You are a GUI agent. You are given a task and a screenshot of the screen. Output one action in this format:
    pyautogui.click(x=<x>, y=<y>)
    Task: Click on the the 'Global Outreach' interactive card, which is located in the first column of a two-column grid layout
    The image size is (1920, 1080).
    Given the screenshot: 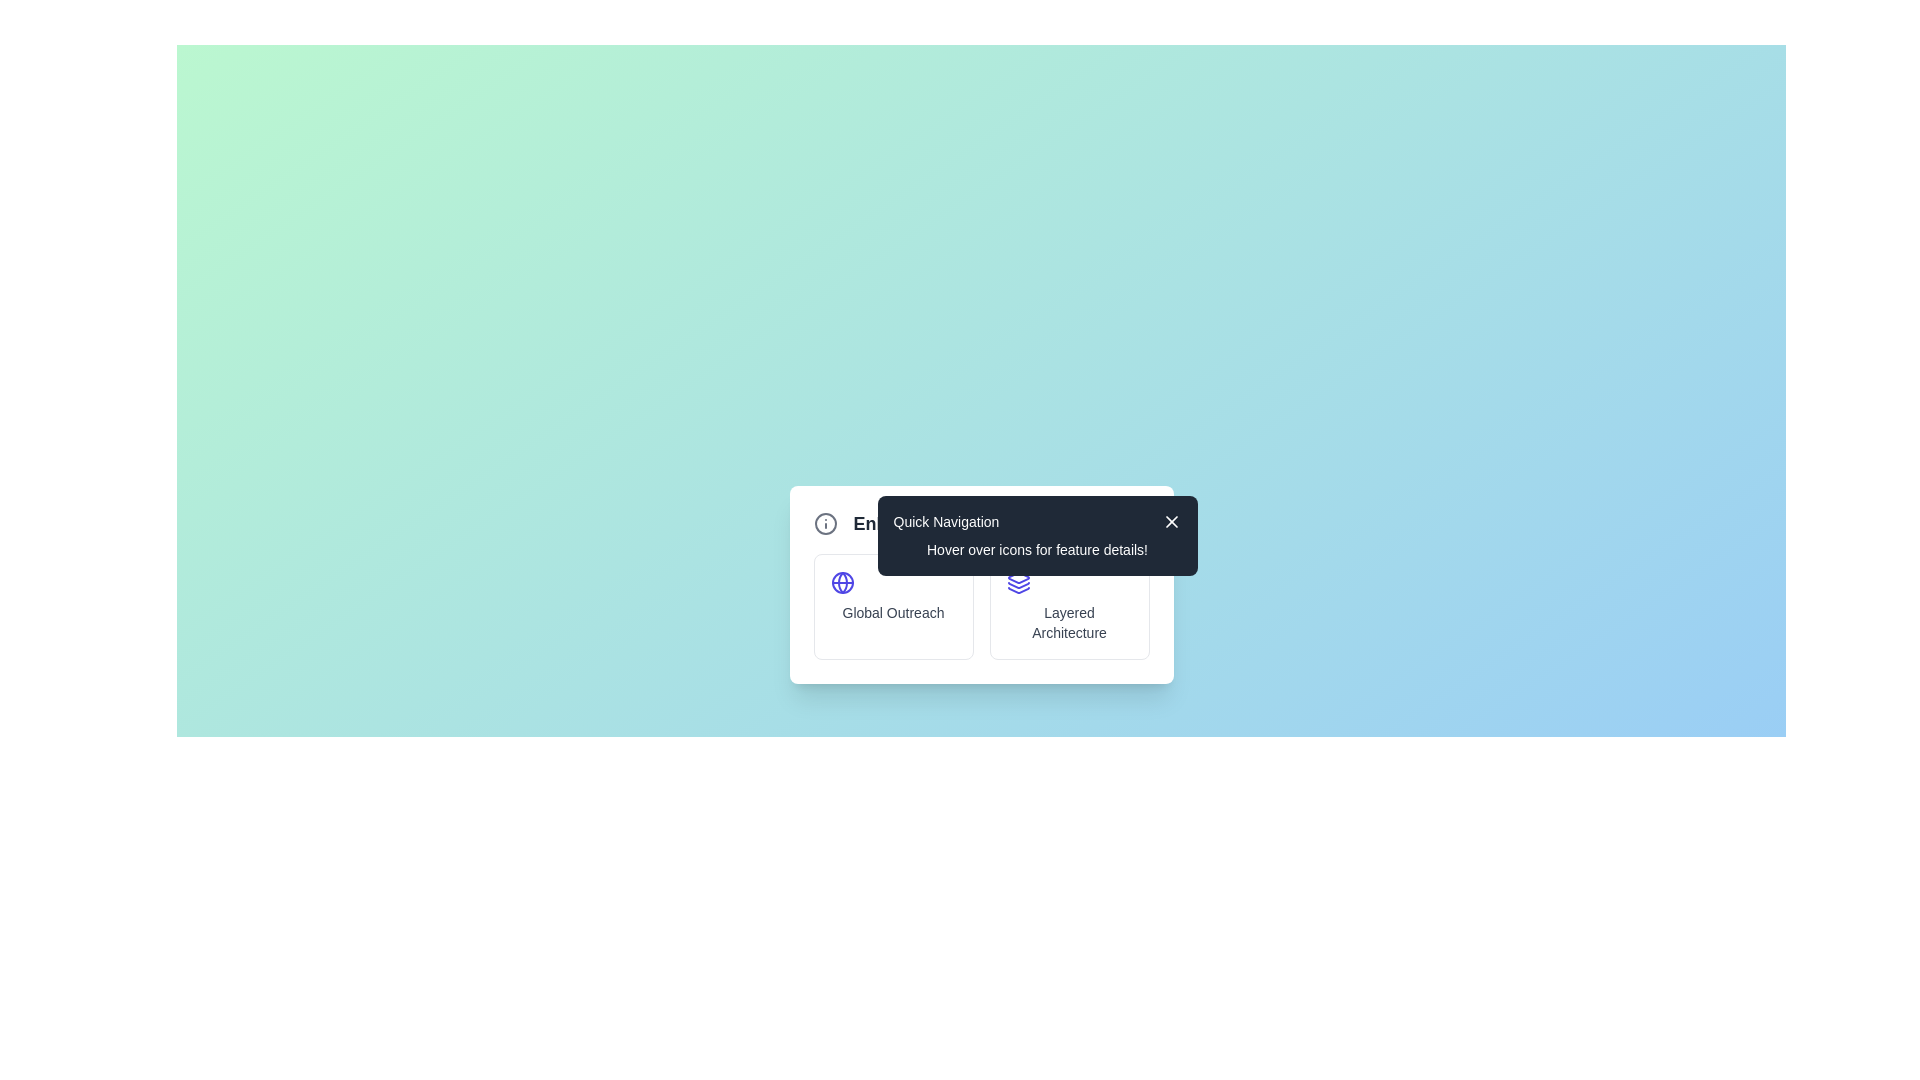 What is the action you would take?
    pyautogui.click(x=892, y=605)
    